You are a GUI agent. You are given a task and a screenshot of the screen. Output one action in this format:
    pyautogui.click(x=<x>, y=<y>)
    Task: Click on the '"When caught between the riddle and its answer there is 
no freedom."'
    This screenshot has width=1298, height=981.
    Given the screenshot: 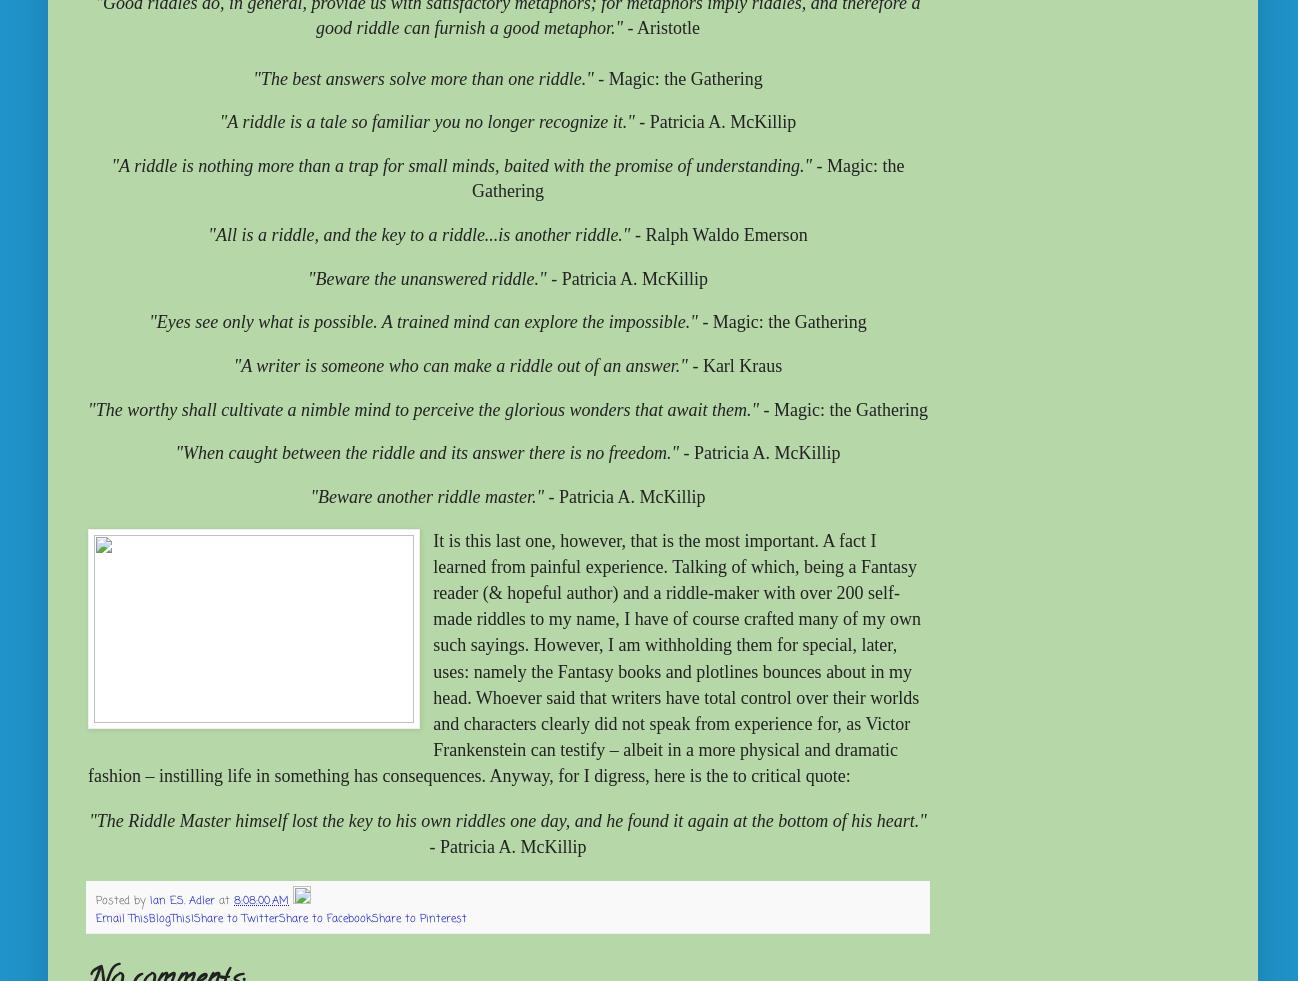 What is the action you would take?
    pyautogui.click(x=426, y=452)
    